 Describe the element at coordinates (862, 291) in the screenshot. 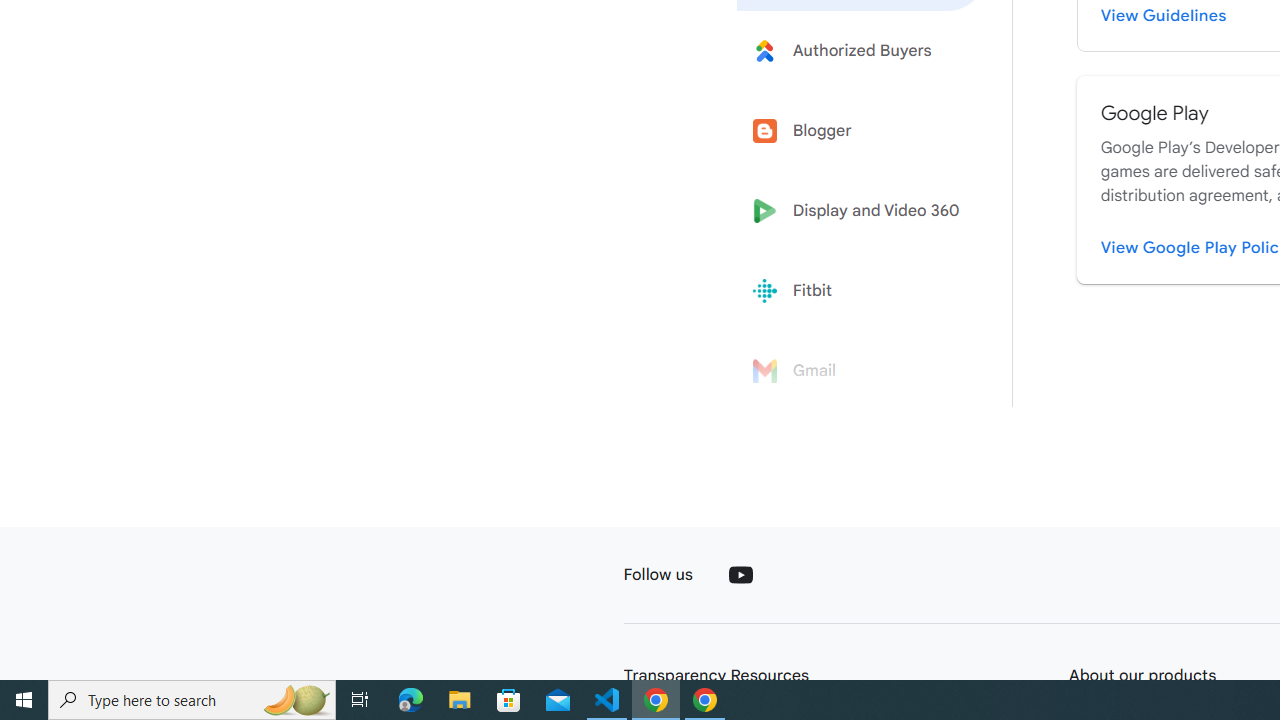

I see `'Fitbit'` at that location.